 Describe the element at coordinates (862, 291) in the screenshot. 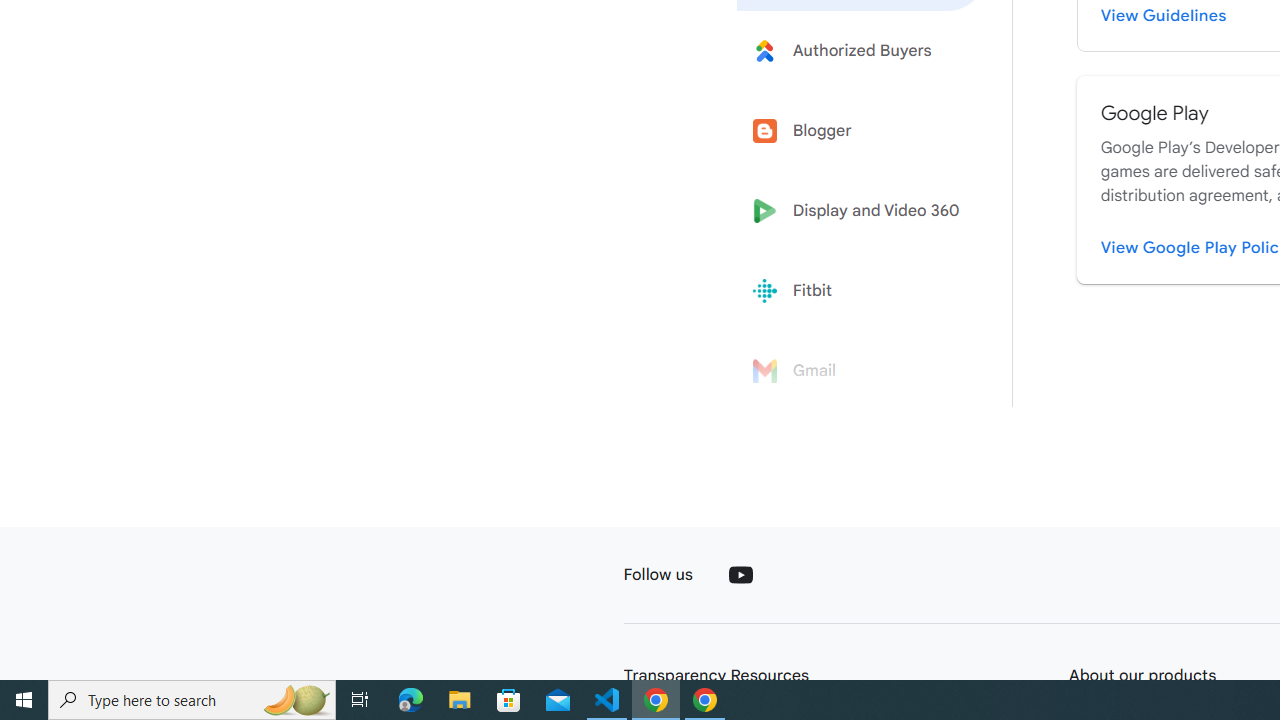

I see `'Fitbit'` at that location.